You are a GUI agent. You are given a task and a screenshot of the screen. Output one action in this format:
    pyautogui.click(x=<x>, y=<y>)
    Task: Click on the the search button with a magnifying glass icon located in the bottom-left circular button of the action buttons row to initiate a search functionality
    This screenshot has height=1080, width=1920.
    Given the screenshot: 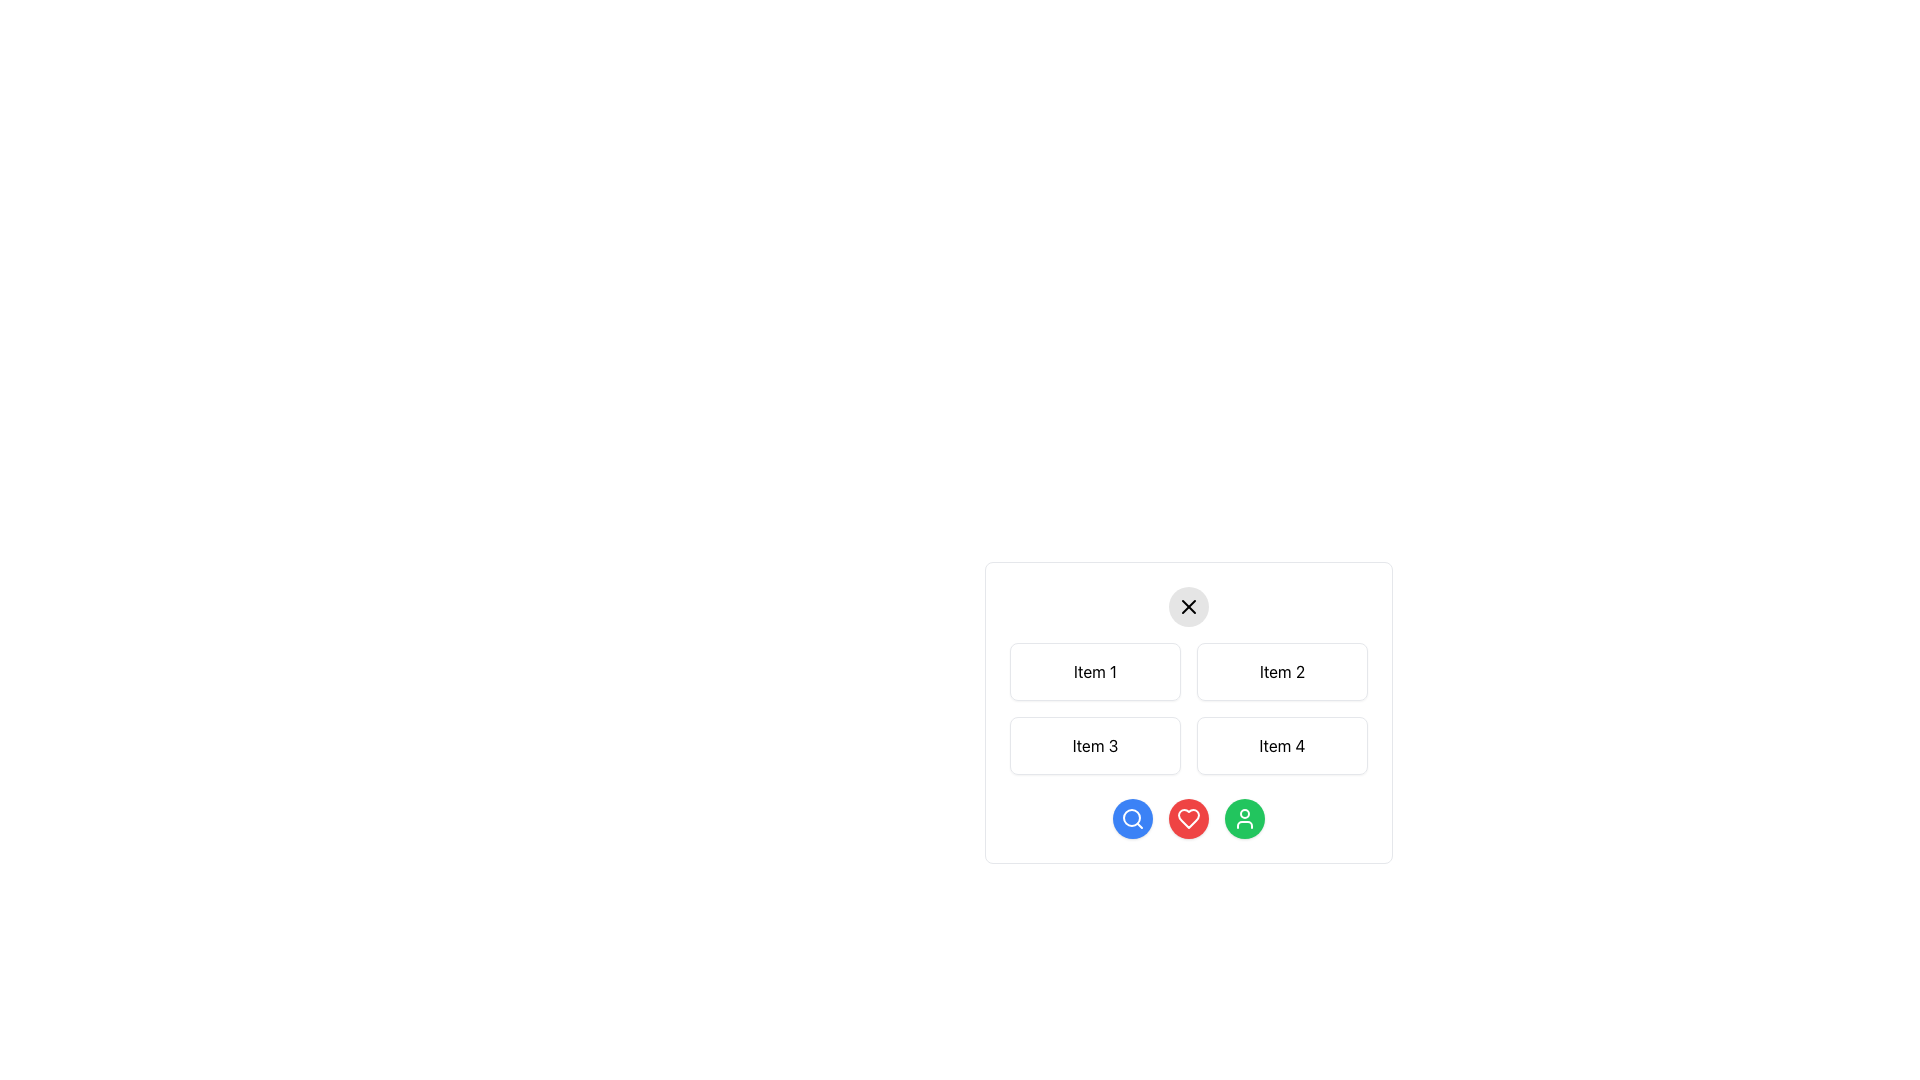 What is the action you would take?
    pyautogui.click(x=1132, y=818)
    